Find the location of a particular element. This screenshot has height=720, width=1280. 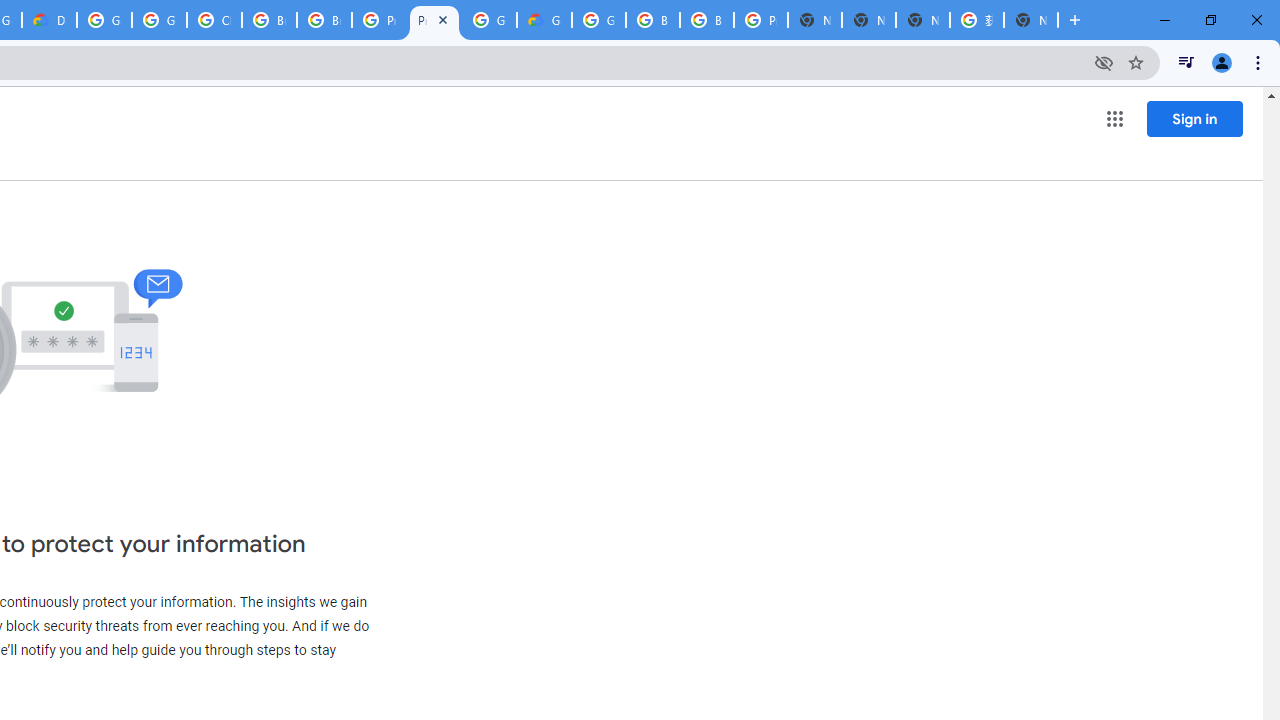

'Chrome' is located at coordinates (1259, 61).